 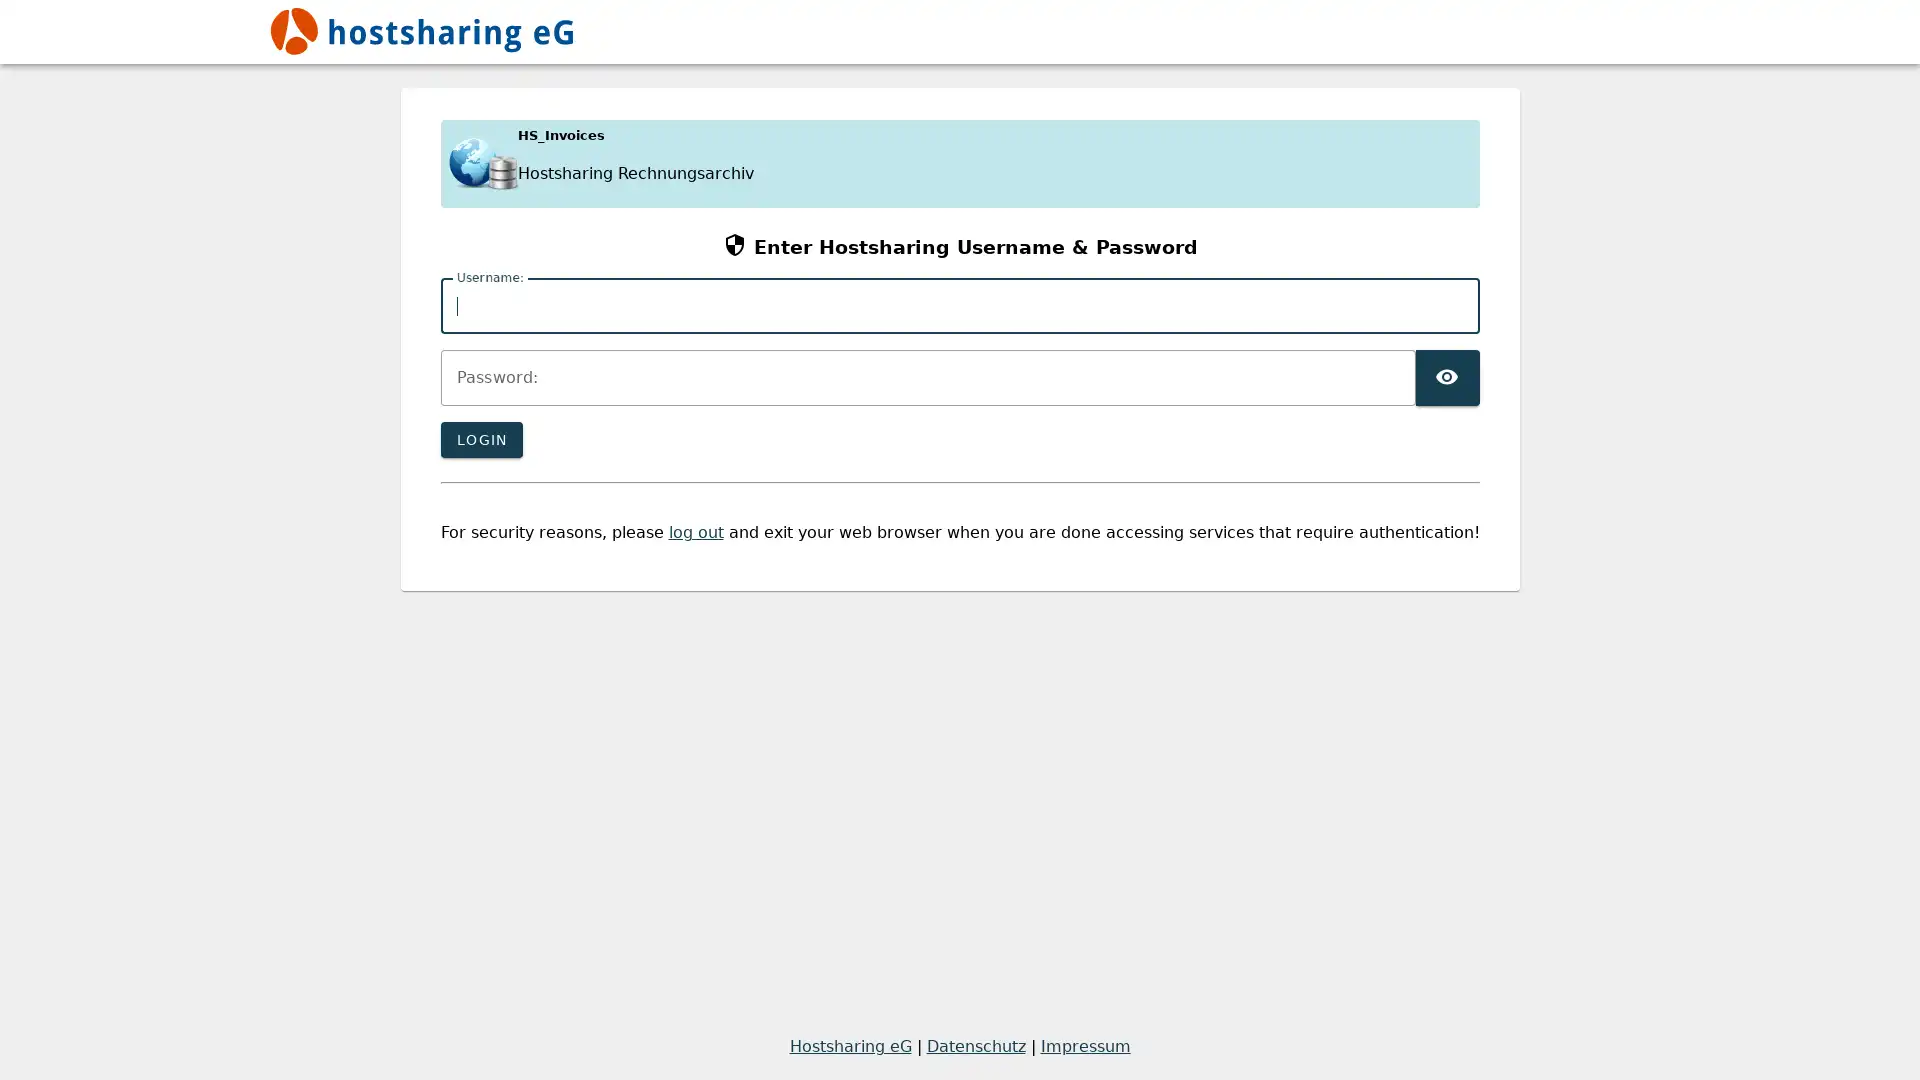 What do you see at coordinates (1446, 378) in the screenshot?
I see `TOGGLE PASSWORD` at bounding box center [1446, 378].